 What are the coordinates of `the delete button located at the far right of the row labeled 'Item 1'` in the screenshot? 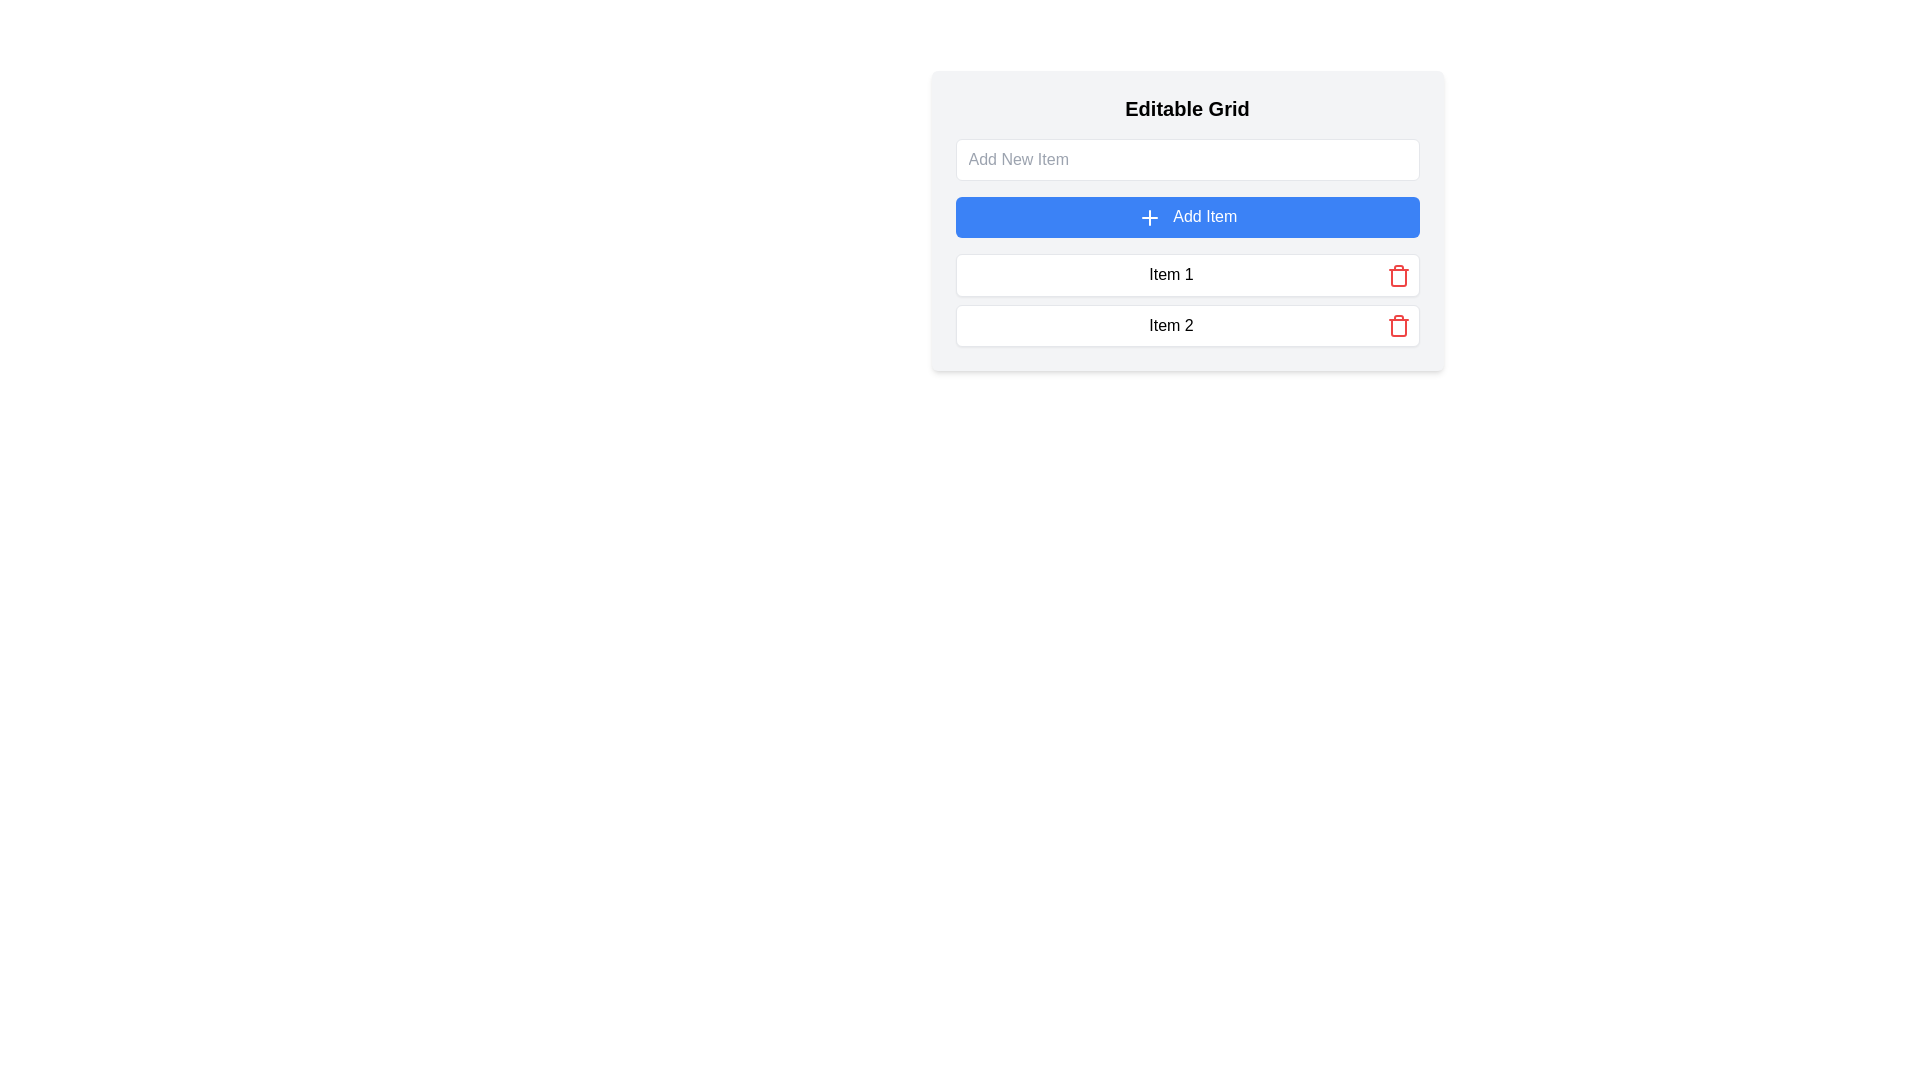 It's located at (1397, 275).